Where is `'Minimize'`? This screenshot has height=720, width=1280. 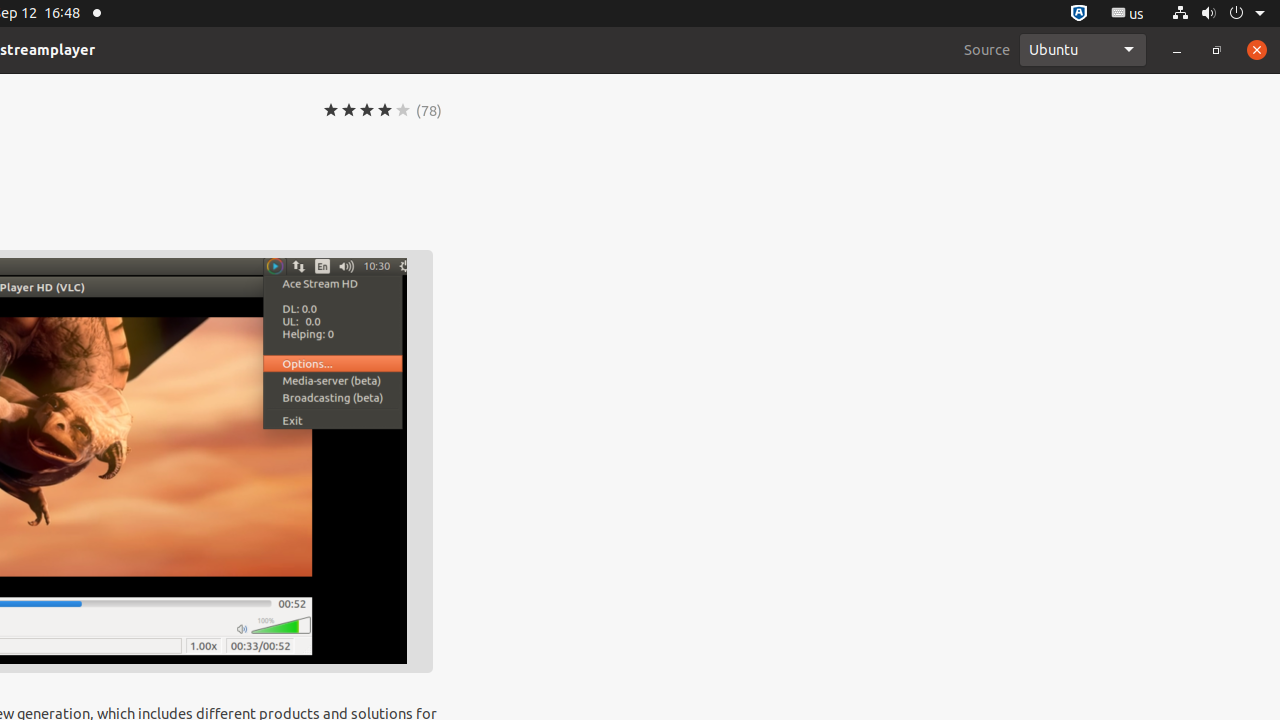 'Minimize' is located at coordinates (1176, 48).